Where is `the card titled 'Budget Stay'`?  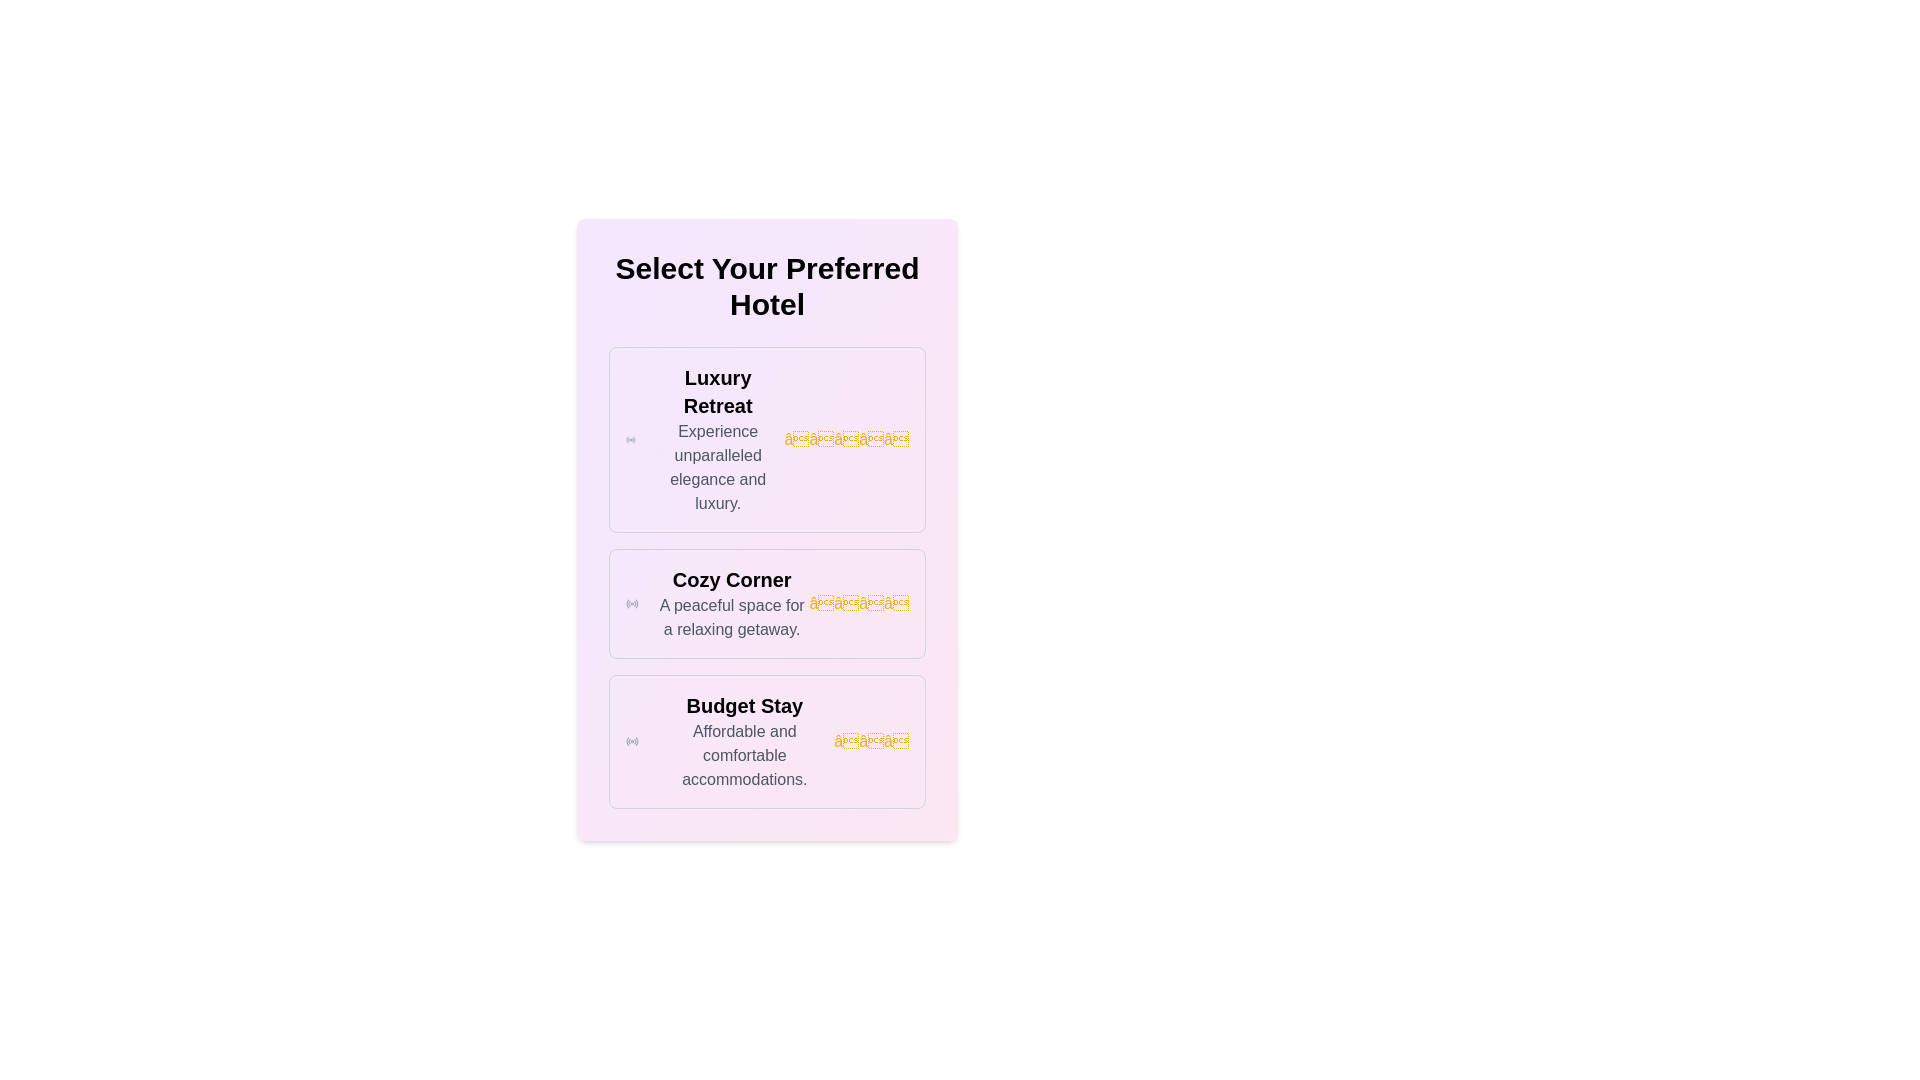 the card titled 'Budget Stay' is located at coordinates (766, 741).